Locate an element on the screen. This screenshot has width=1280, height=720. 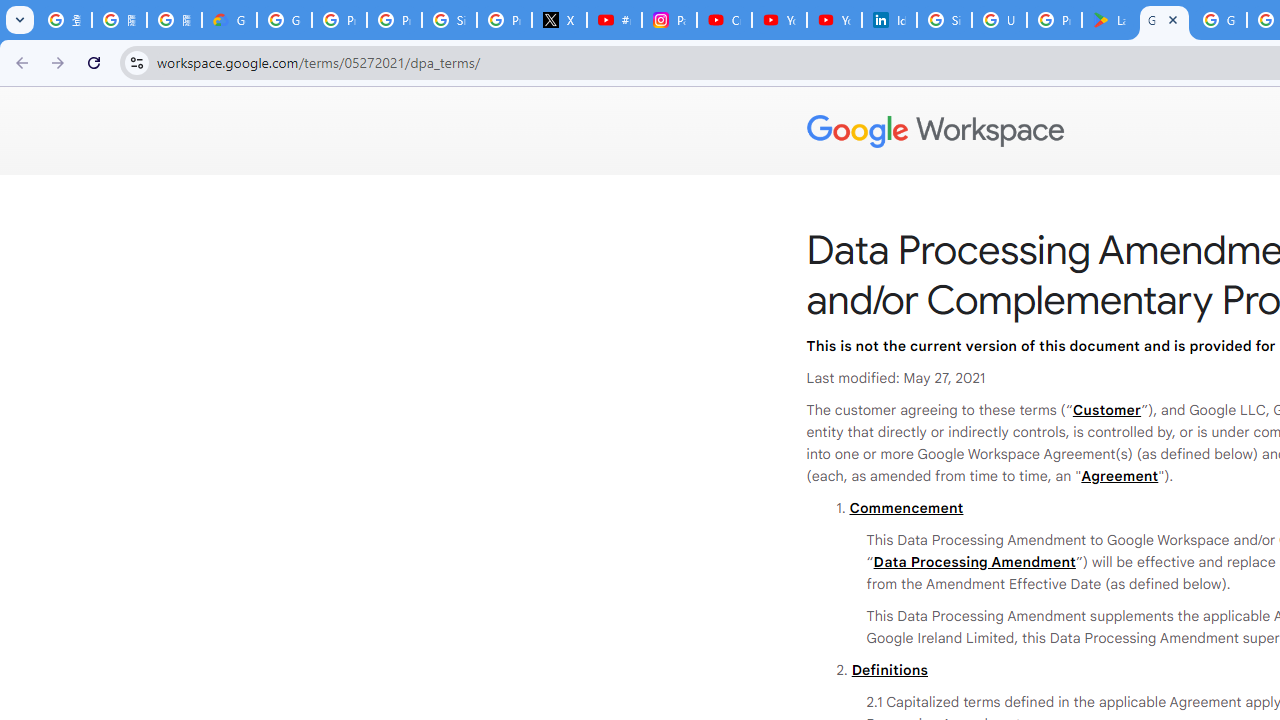
'Last Shelter: Survival - Apps on Google Play' is located at coordinates (1108, 20).